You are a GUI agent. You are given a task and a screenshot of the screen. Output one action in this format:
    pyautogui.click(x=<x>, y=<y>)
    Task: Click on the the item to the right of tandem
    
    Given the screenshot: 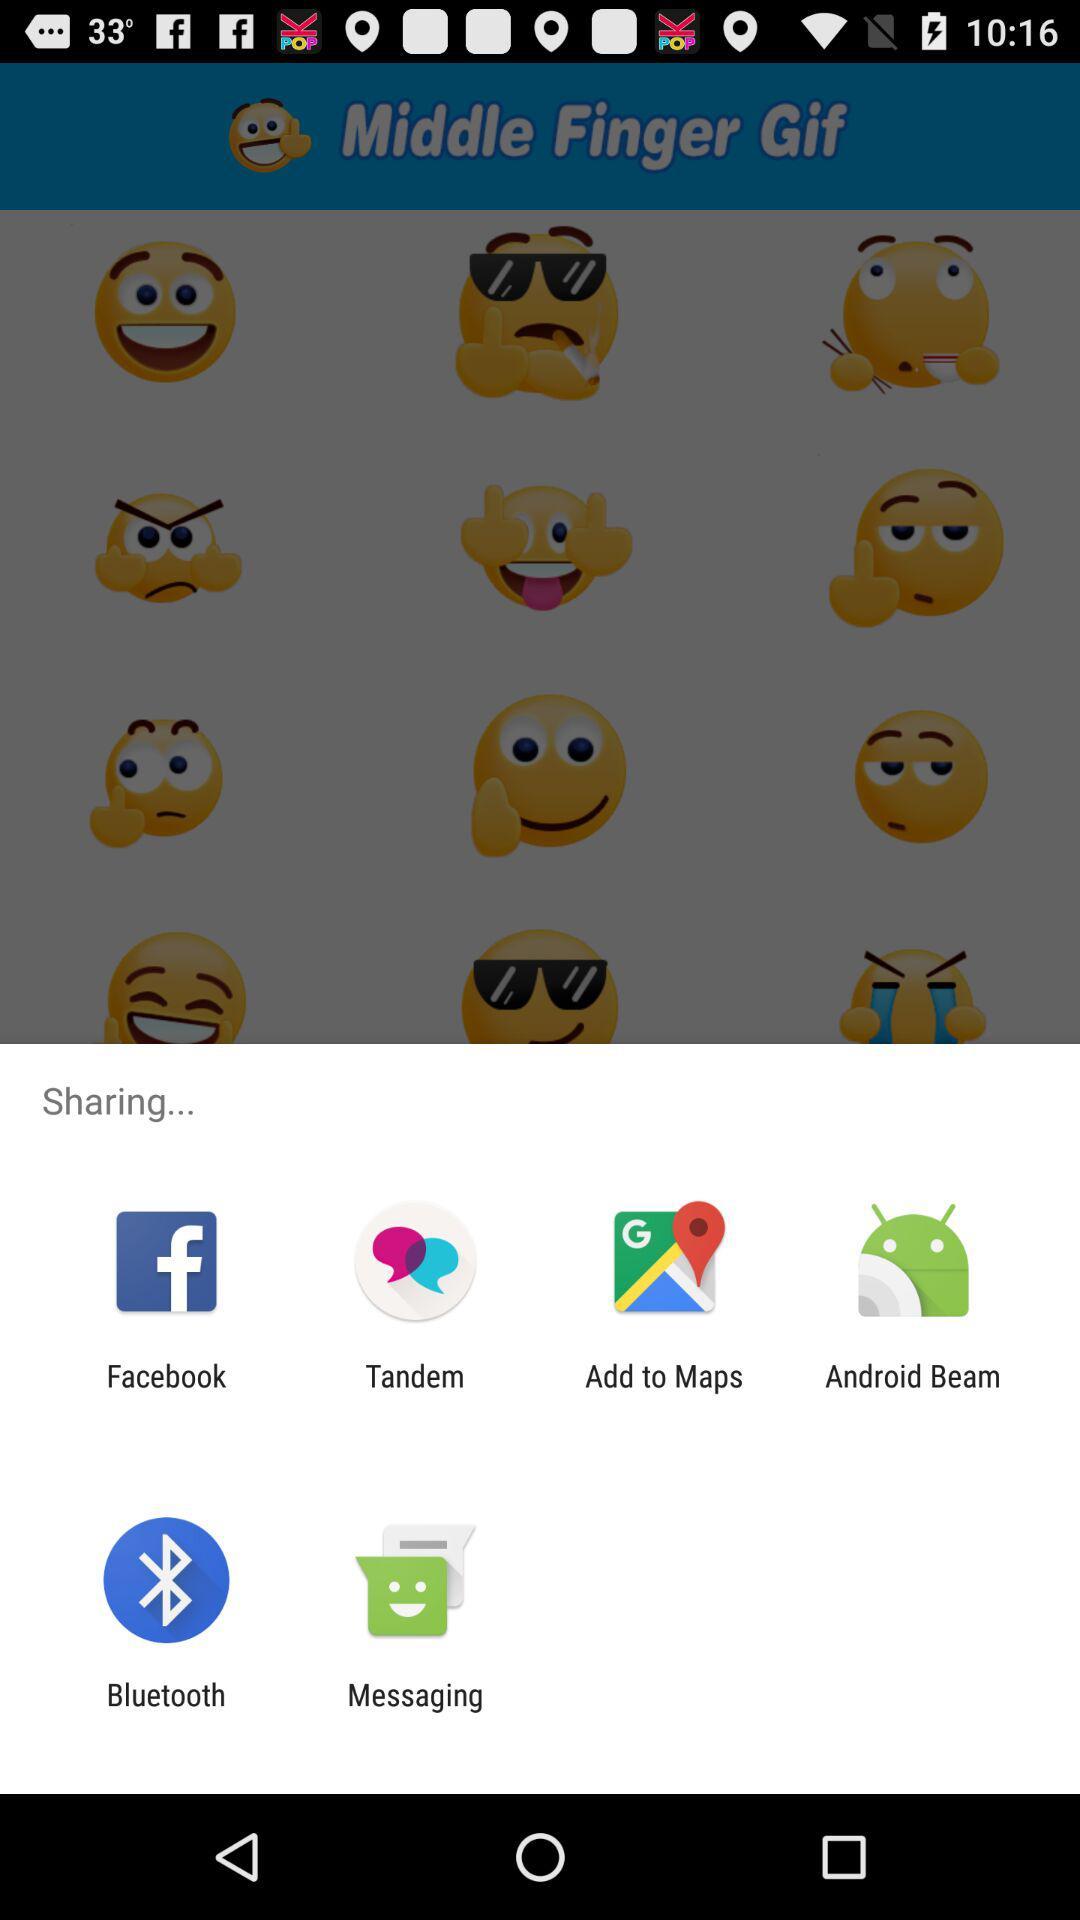 What is the action you would take?
    pyautogui.click(x=664, y=1392)
    